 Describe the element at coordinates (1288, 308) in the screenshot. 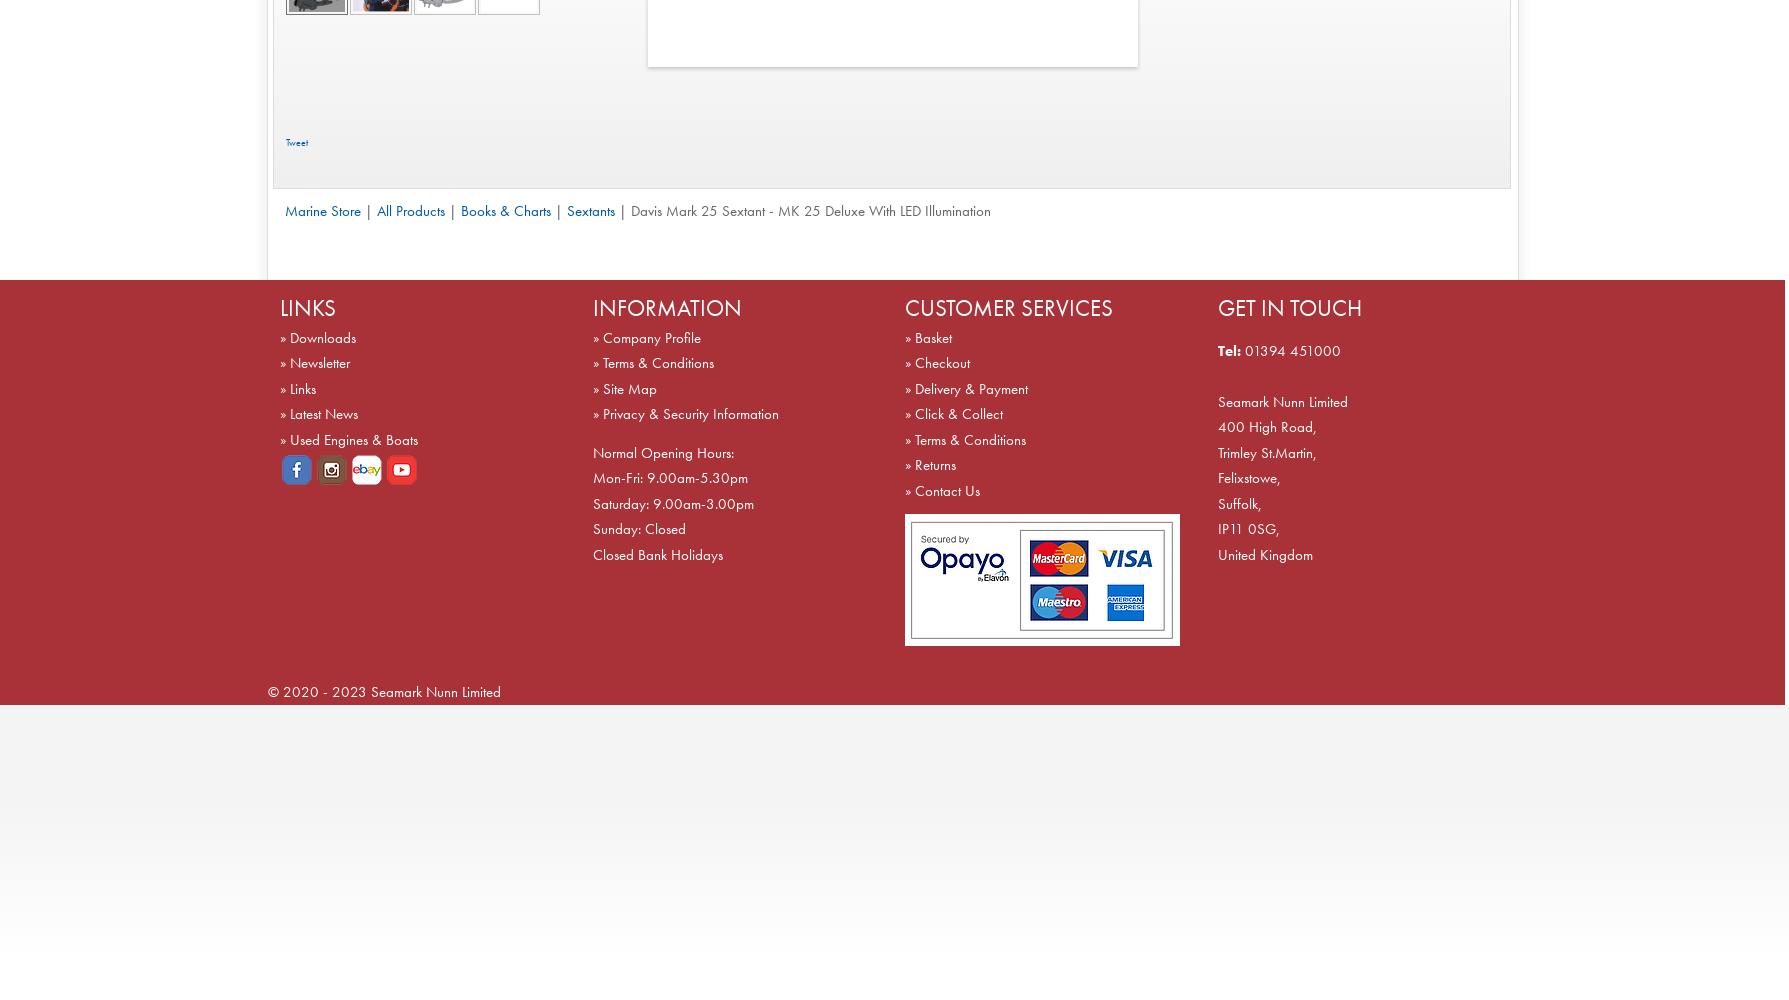

I see `'GET IN TOUCH'` at that location.